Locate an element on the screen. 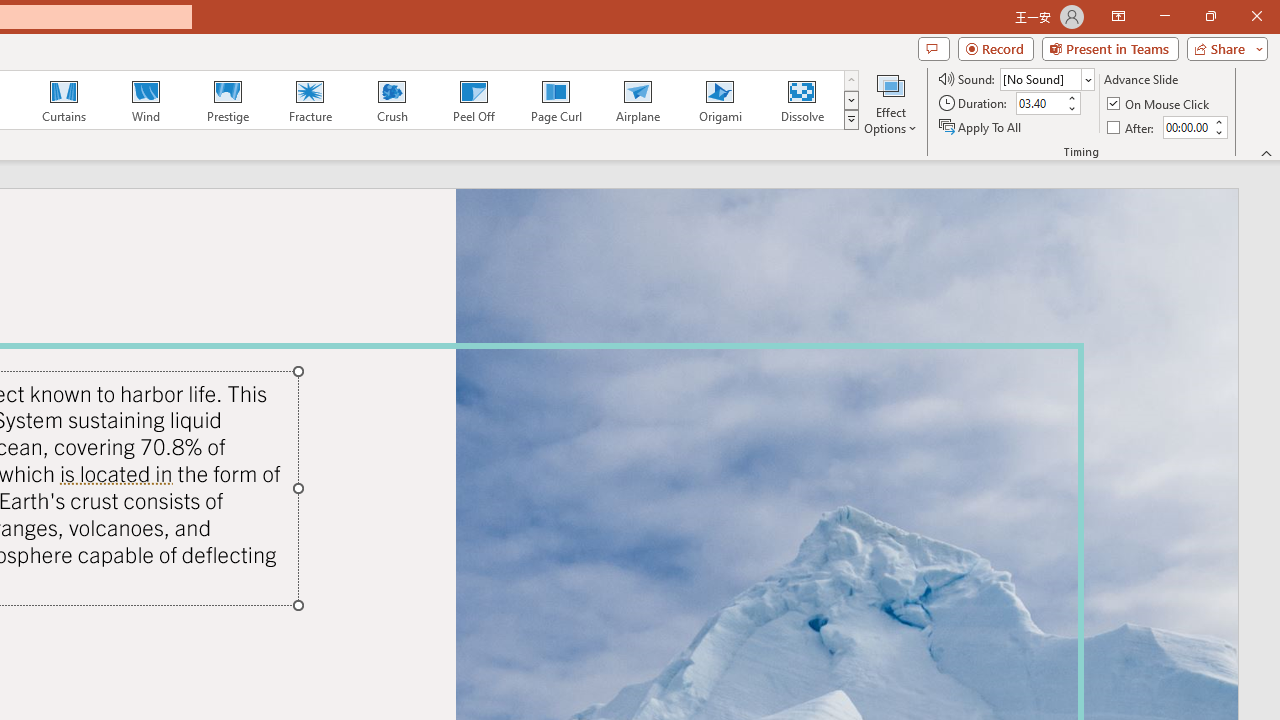 This screenshot has height=720, width=1280. 'Transition Effects' is located at coordinates (851, 120).